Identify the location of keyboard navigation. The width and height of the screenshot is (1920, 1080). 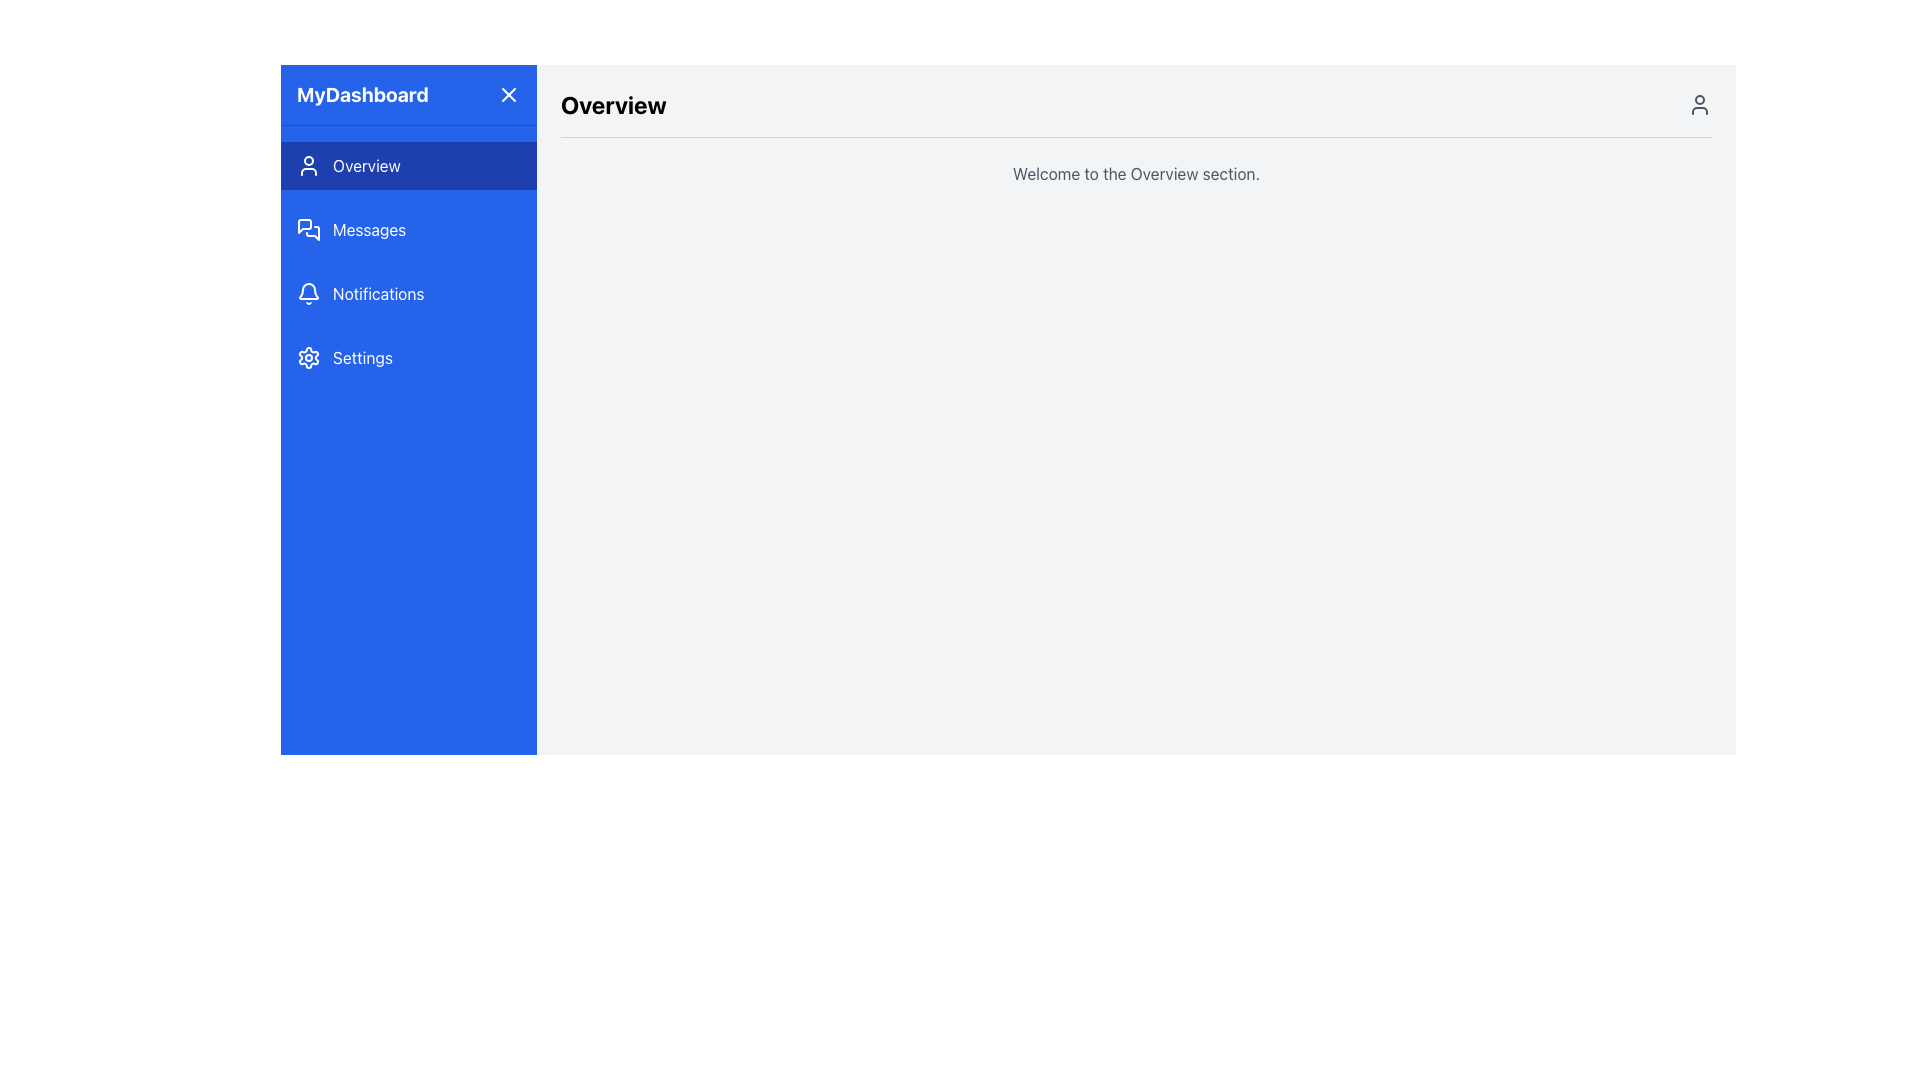
(407, 357).